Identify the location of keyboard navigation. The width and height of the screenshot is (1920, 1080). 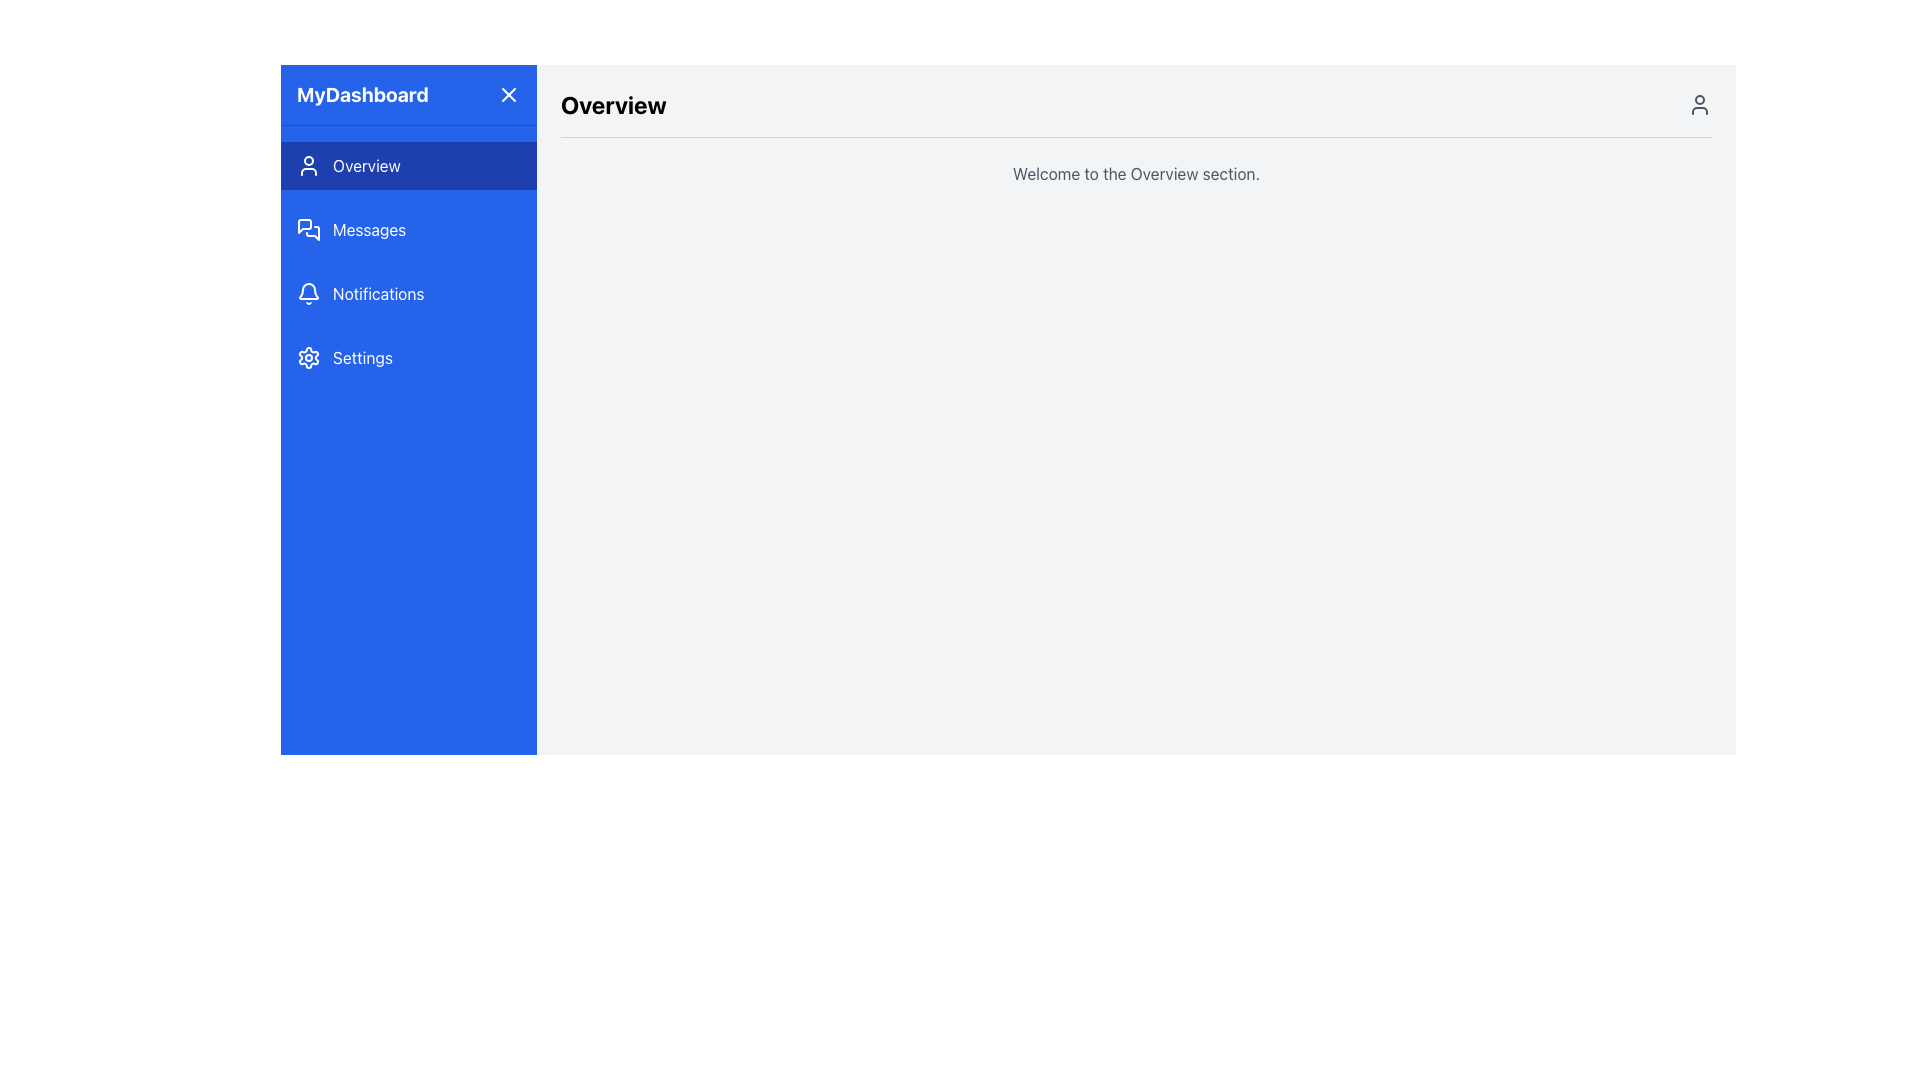
(407, 357).